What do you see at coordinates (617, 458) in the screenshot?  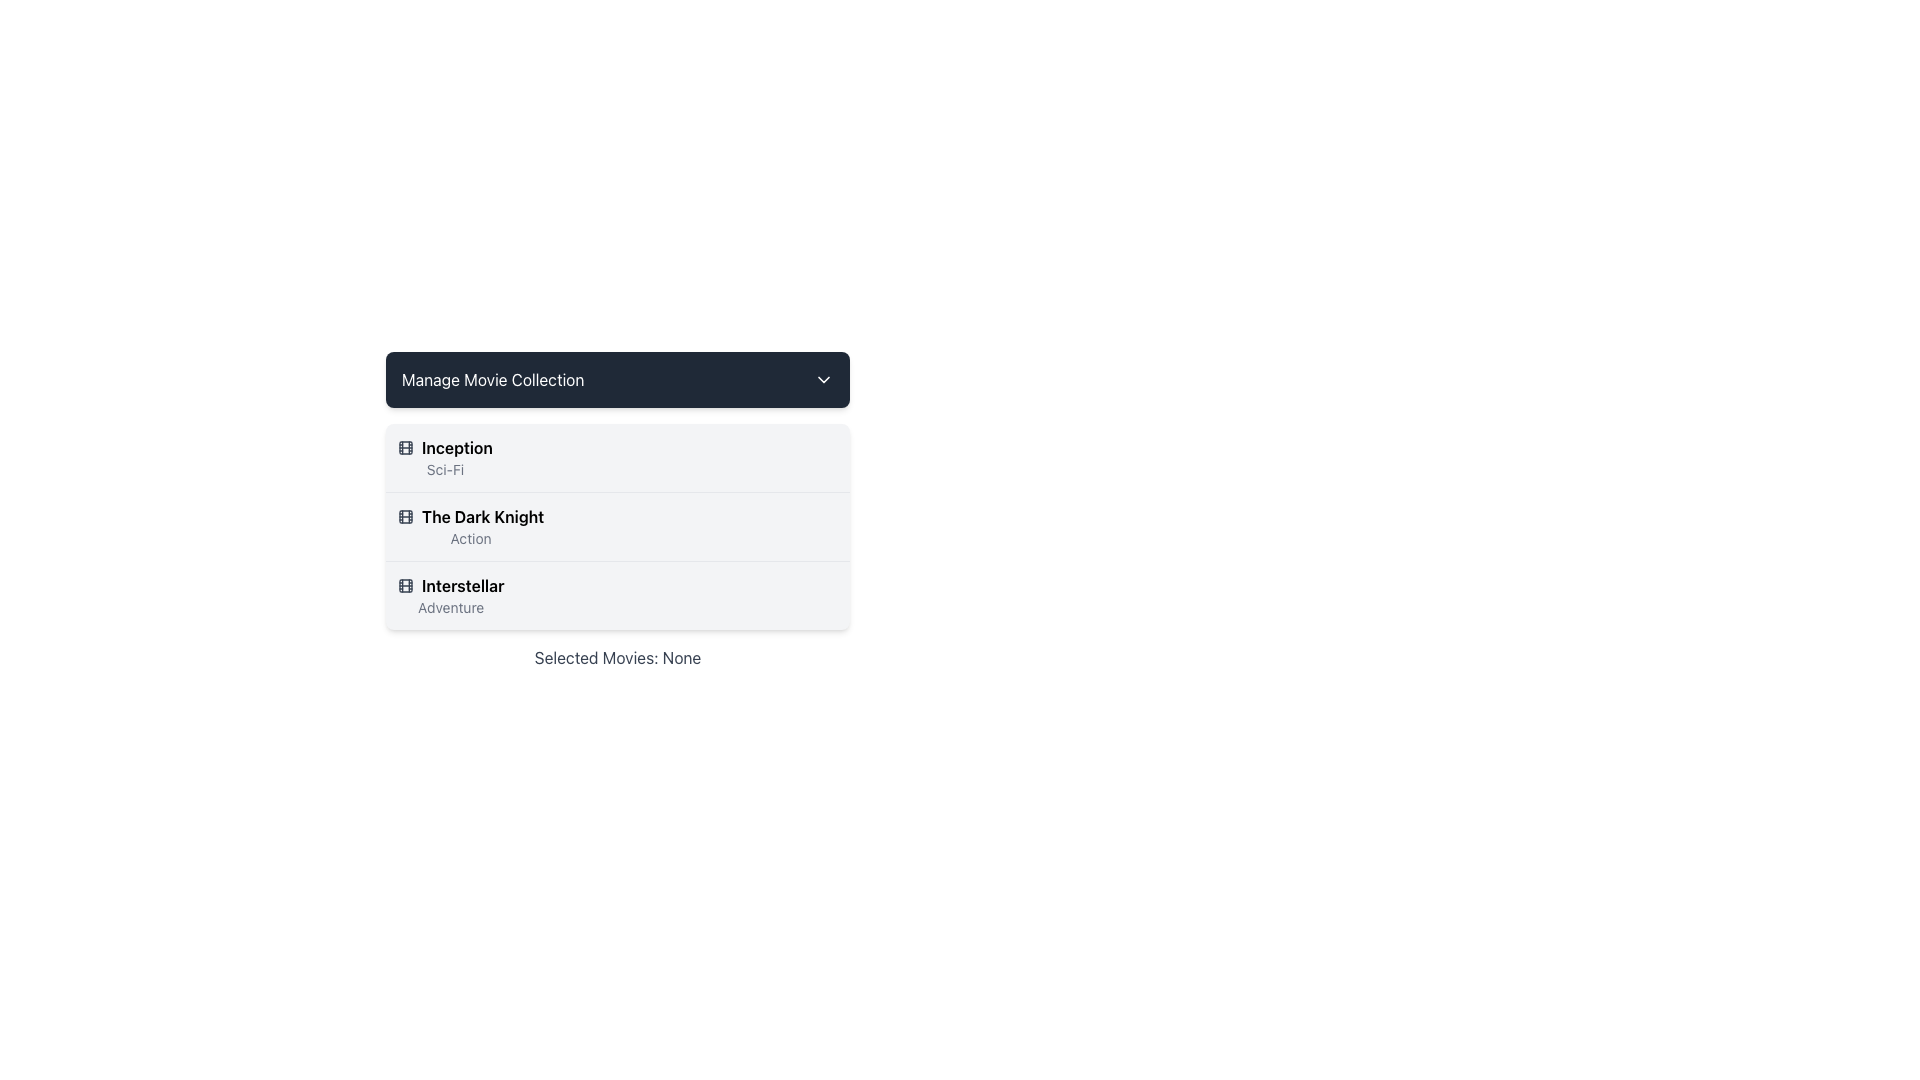 I see `the first movie list item displaying a movie title and its genre, located under the 'Manage Movie Collection' dropdown menu` at bounding box center [617, 458].